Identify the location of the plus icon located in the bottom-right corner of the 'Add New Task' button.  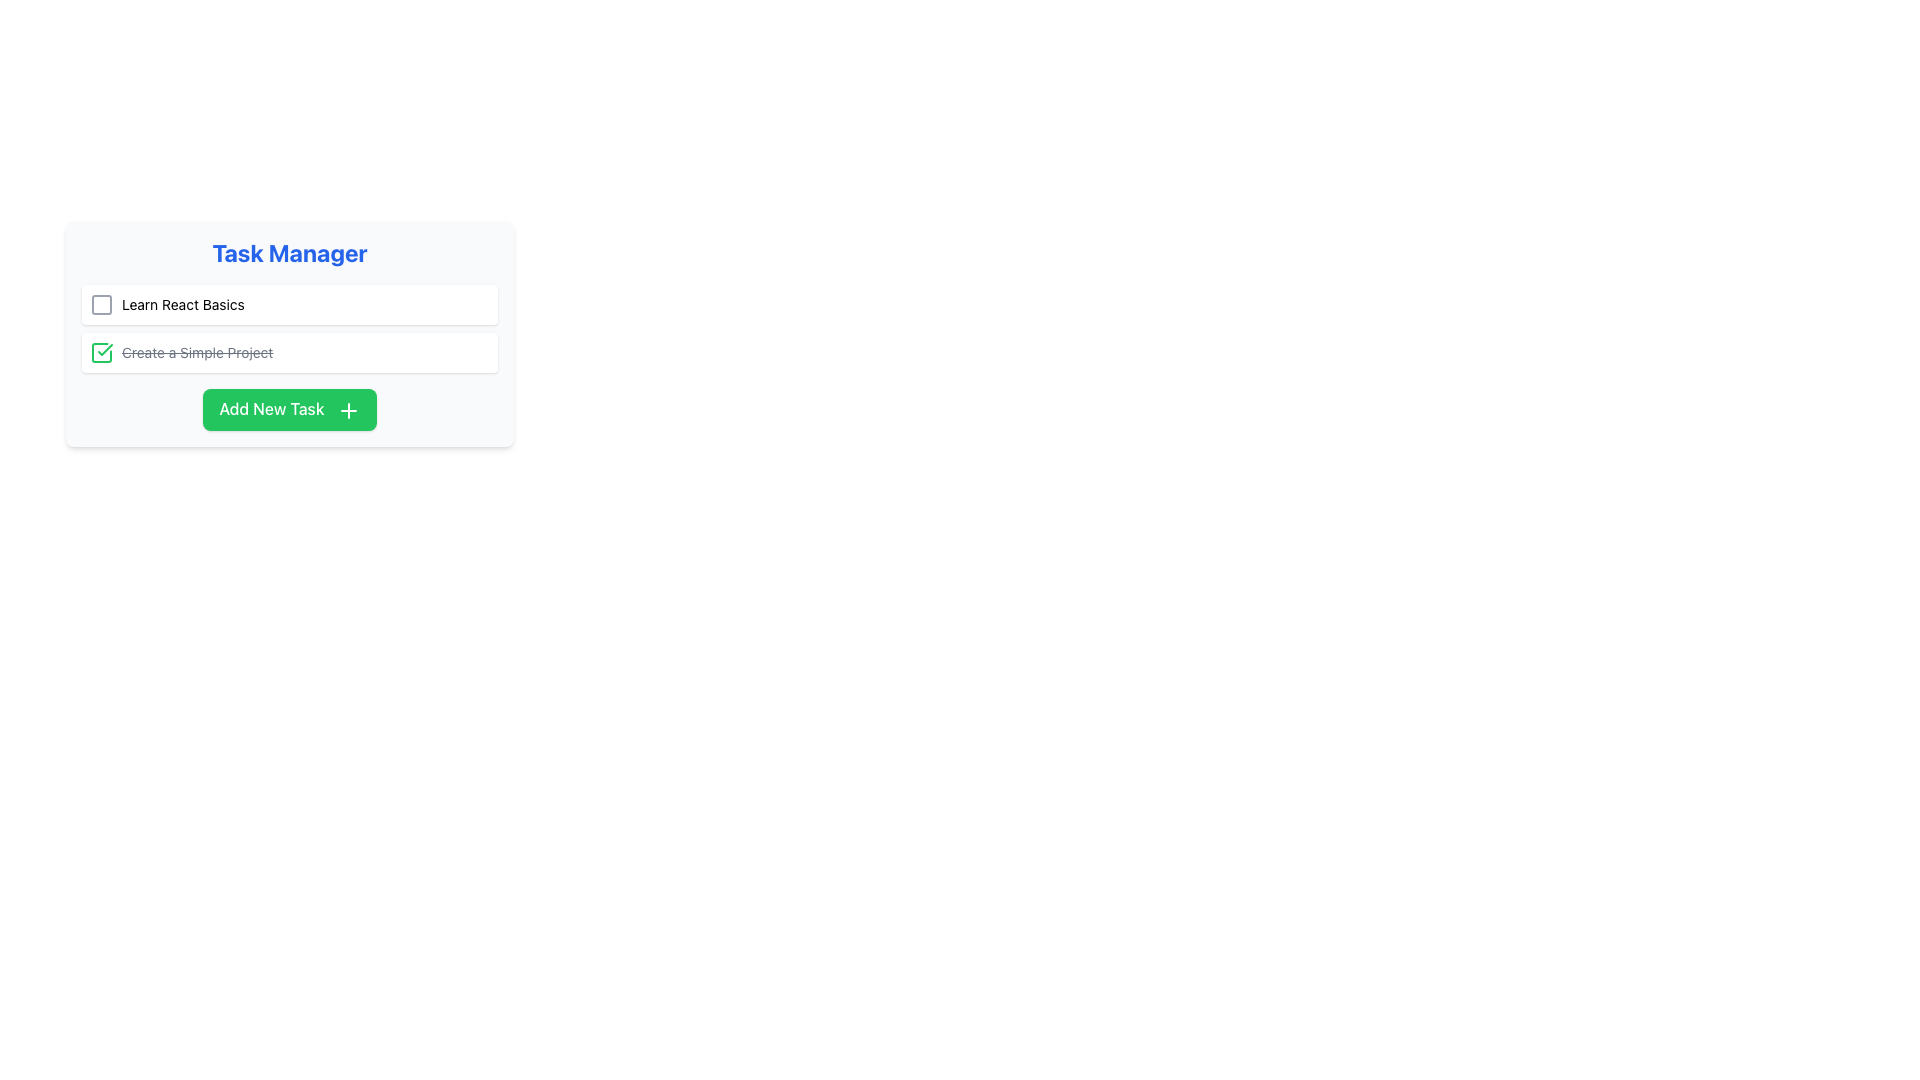
(348, 409).